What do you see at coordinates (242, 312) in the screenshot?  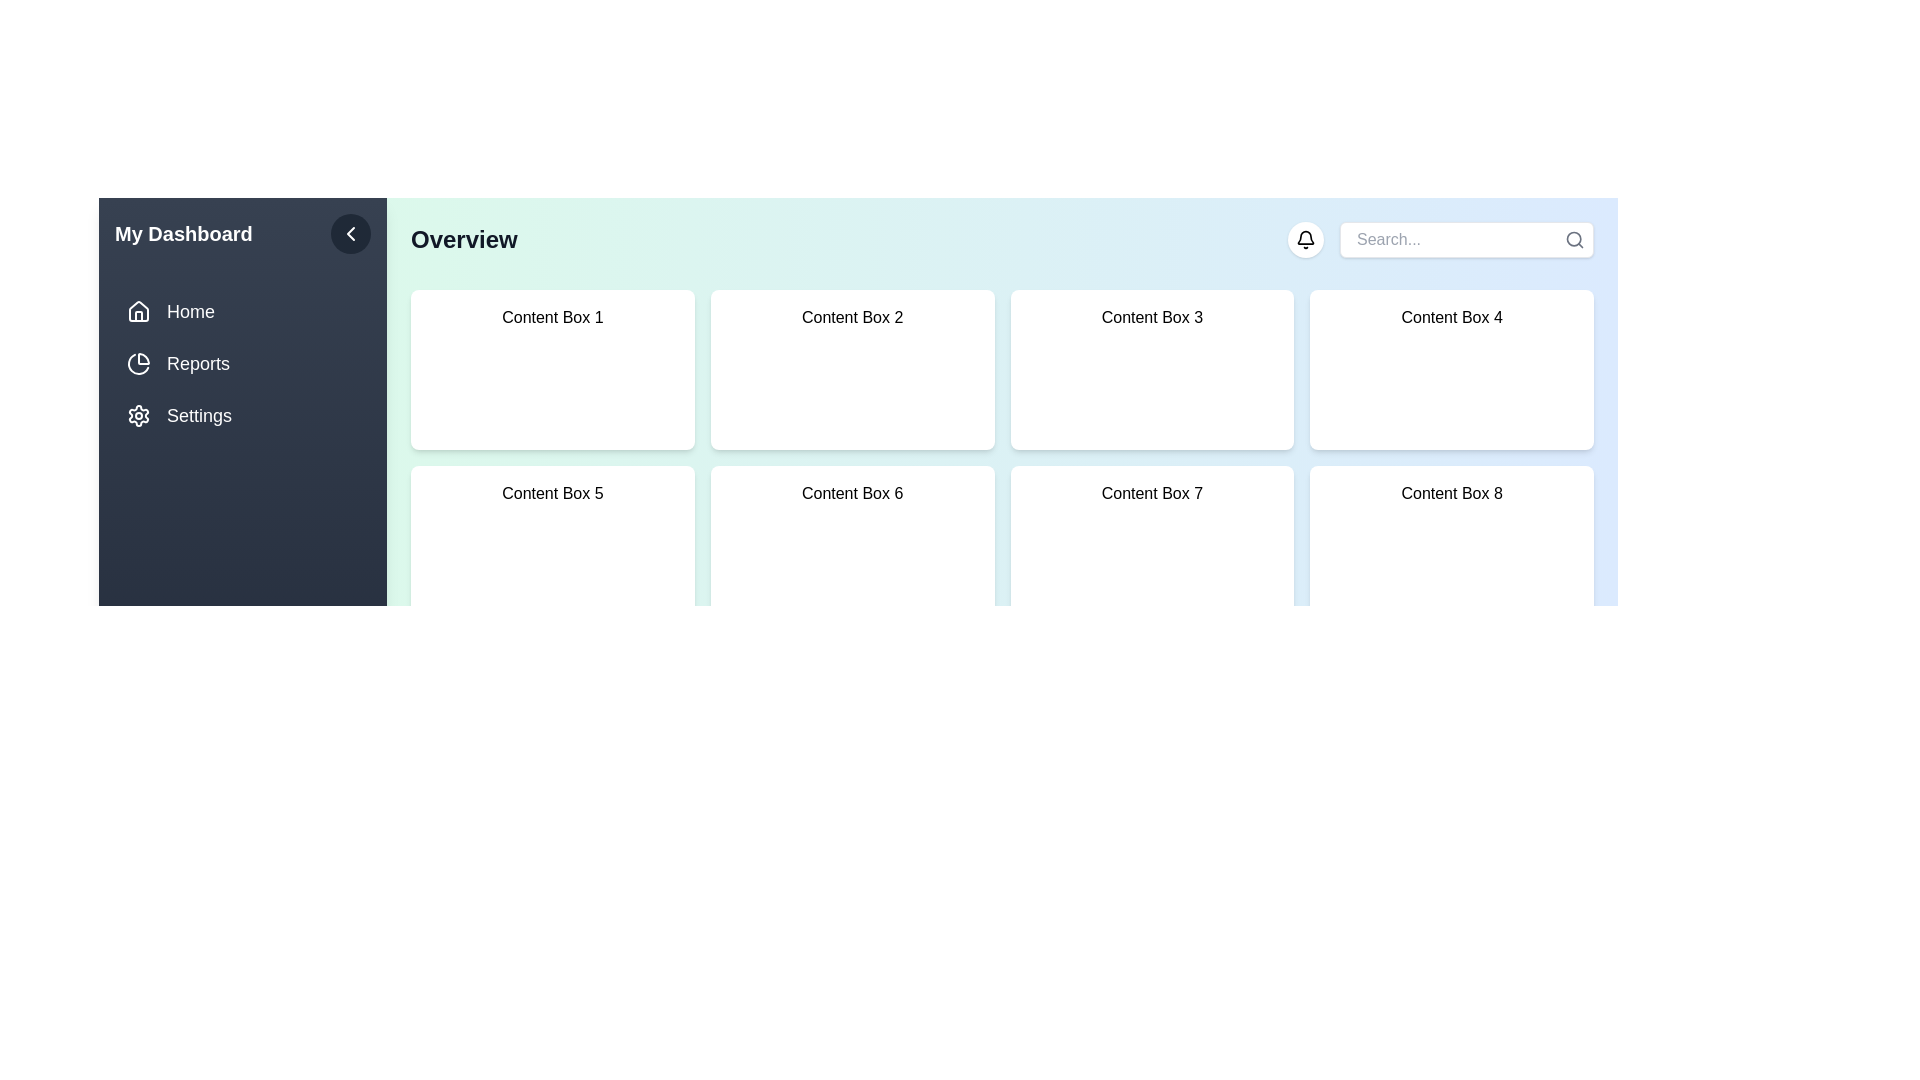 I see `the navigation item Home in the sidebar` at bounding box center [242, 312].